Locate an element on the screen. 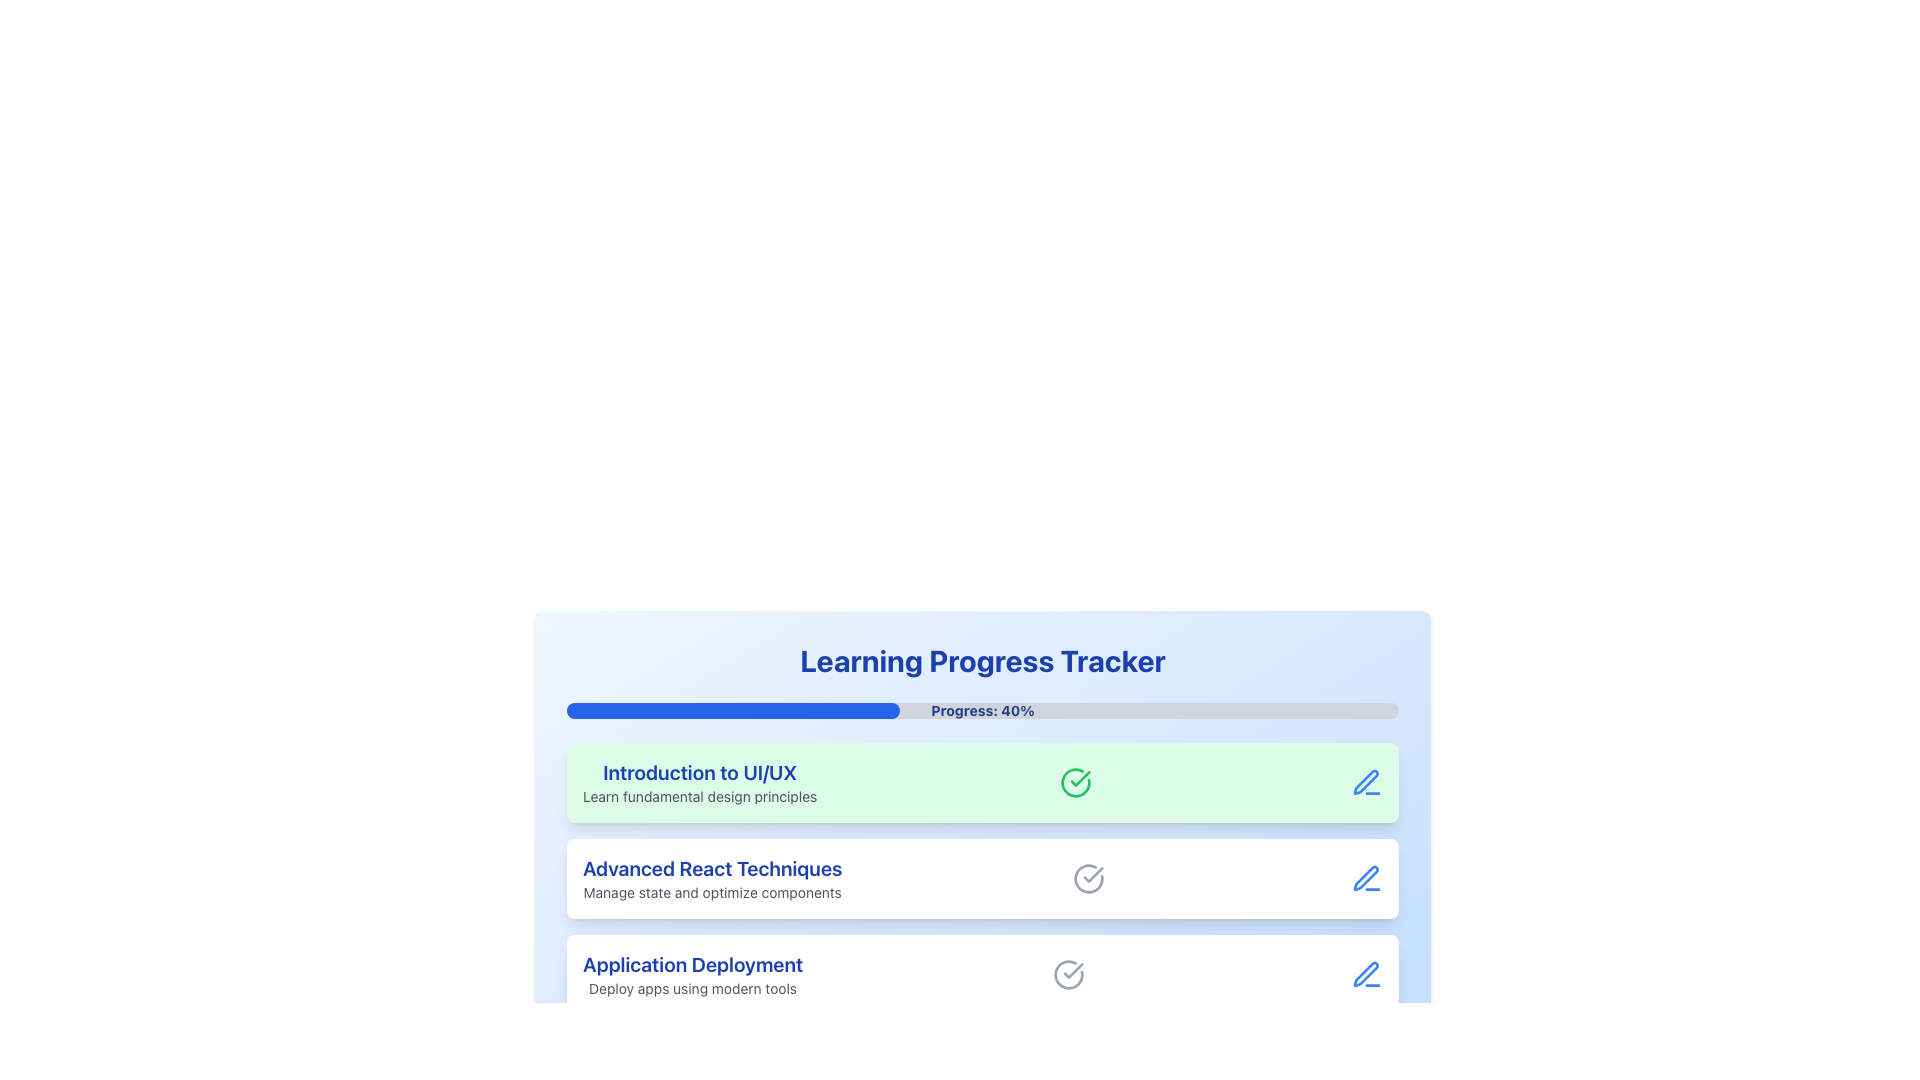 This screenshot has width=1920, height=1080. the third list item titled 'Application Deployment' in the Learning Progress Tracker section is located at coordinates (983, 974).